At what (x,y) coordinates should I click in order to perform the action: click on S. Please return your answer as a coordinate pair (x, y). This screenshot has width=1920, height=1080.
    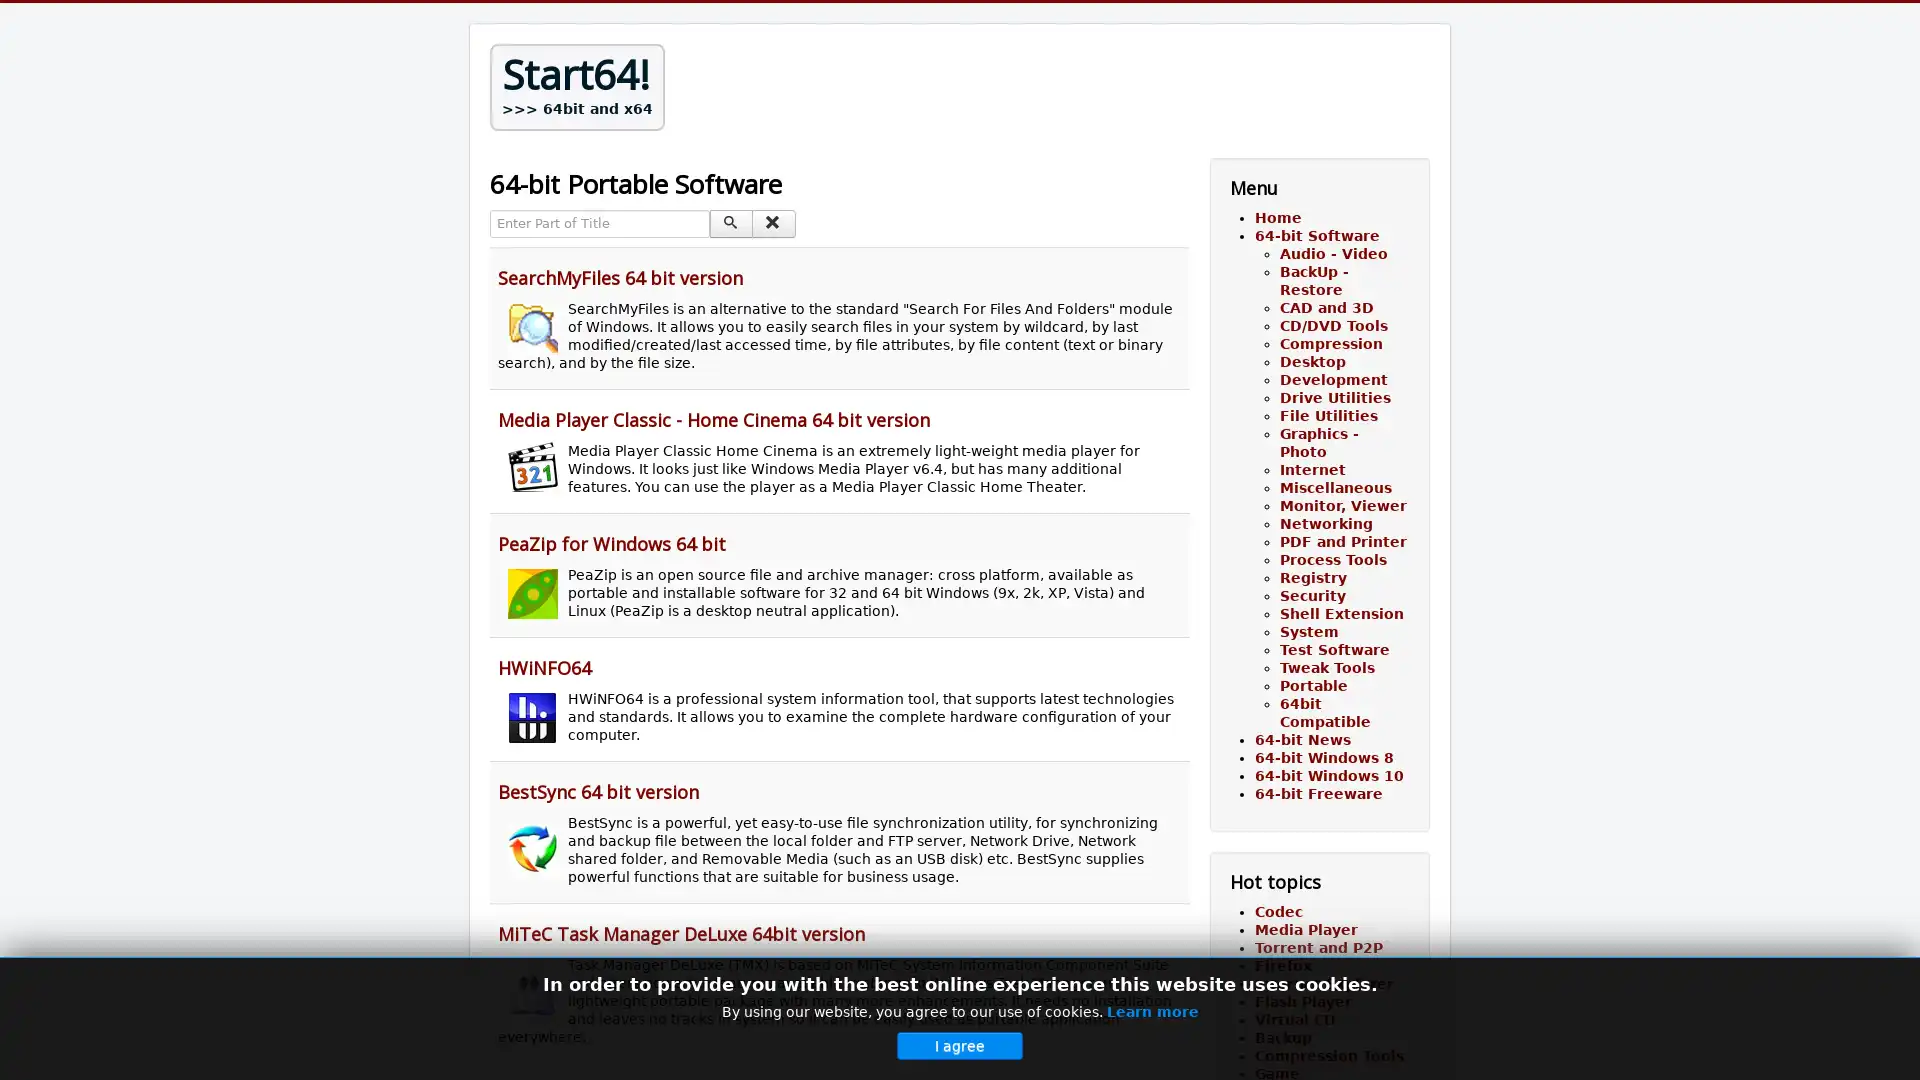
    Looking at the image, I should click on (730, 223).